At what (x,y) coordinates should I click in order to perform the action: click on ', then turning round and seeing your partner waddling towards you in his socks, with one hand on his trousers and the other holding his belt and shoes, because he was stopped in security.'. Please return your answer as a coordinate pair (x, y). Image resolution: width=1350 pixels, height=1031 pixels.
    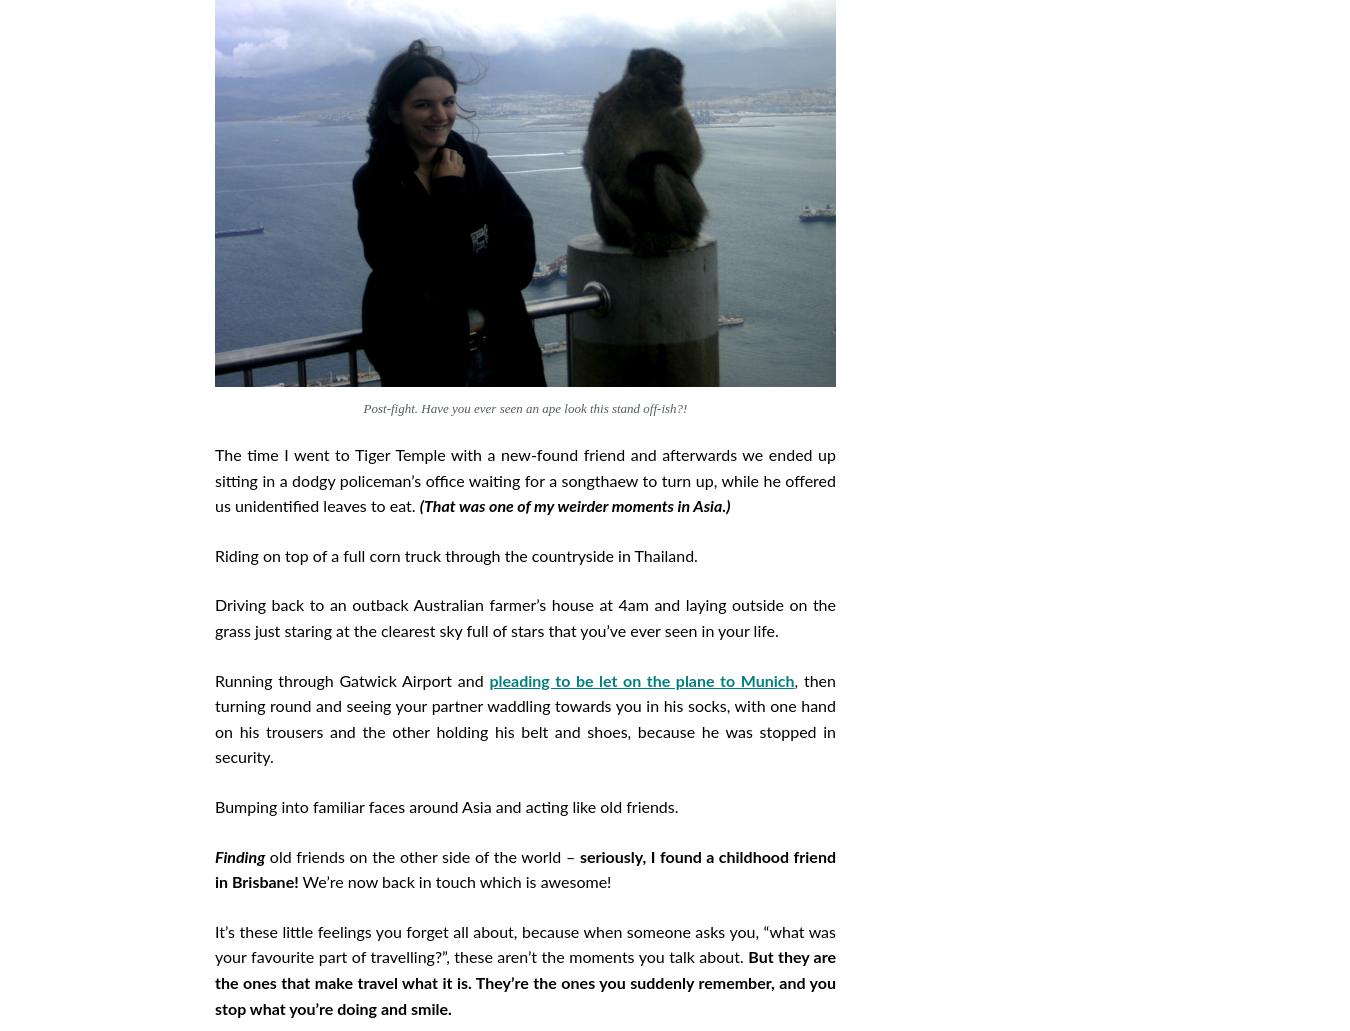
    Looking at the image, I should click on (524, 719).